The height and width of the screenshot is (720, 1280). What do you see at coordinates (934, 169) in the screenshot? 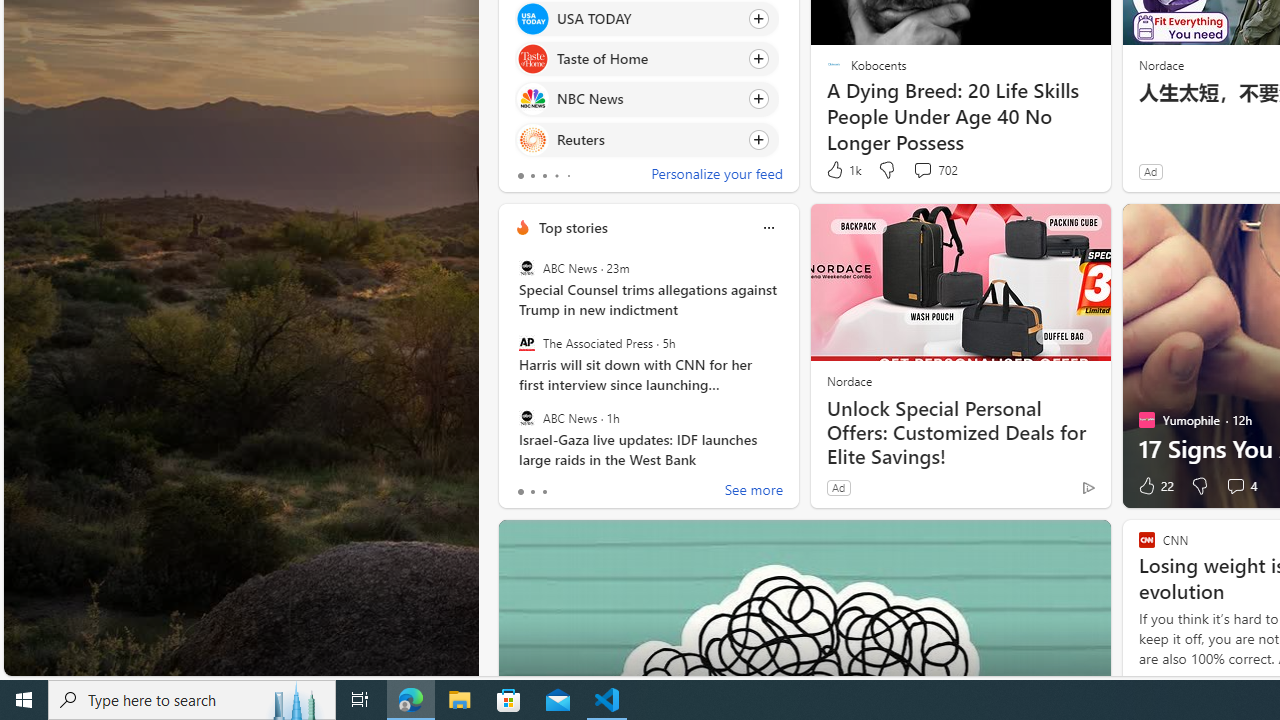
I see `'View comments 702 Comment'` at bounding box center [934, 169].